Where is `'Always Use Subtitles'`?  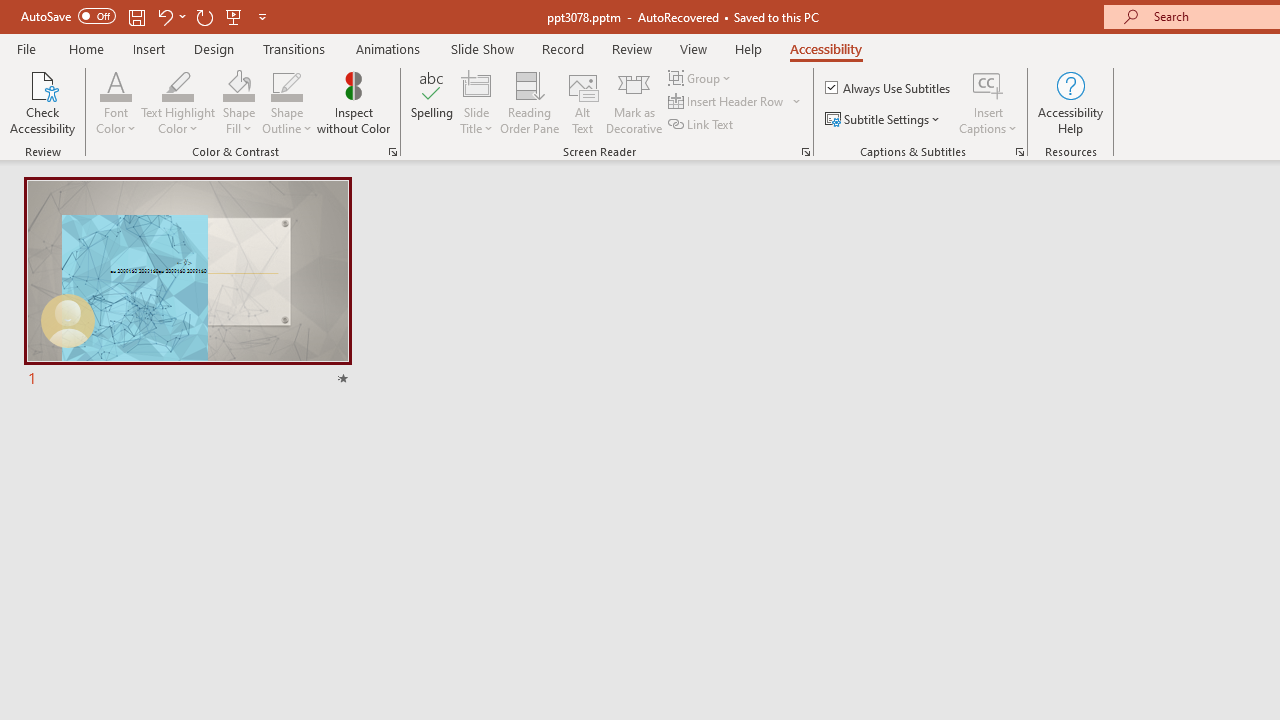 'Always Use Subtitles' is located at coordinates (888, 86).